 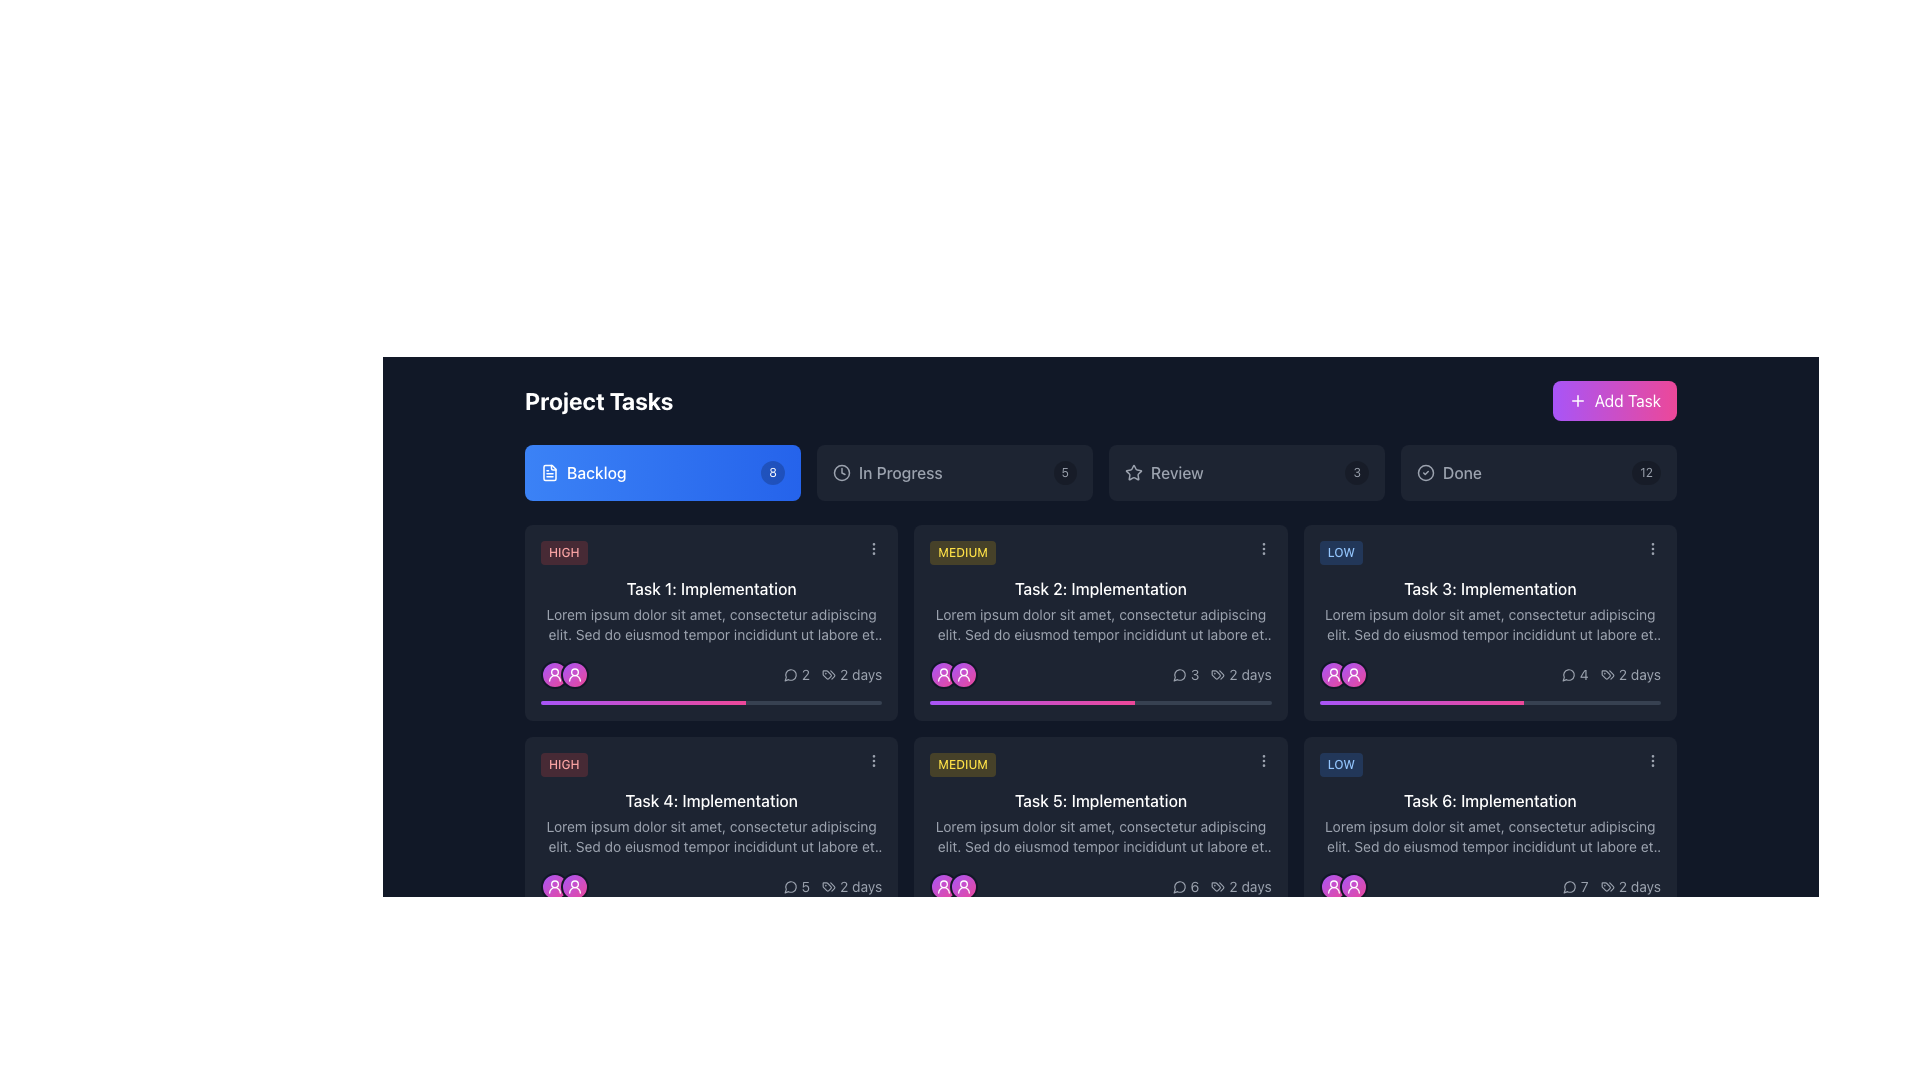 What do you see at coordinates (886, 473) in the screenshot?
I see `the 'In Progress' label with an icon in the task management system` at bounding box center [886, 473].